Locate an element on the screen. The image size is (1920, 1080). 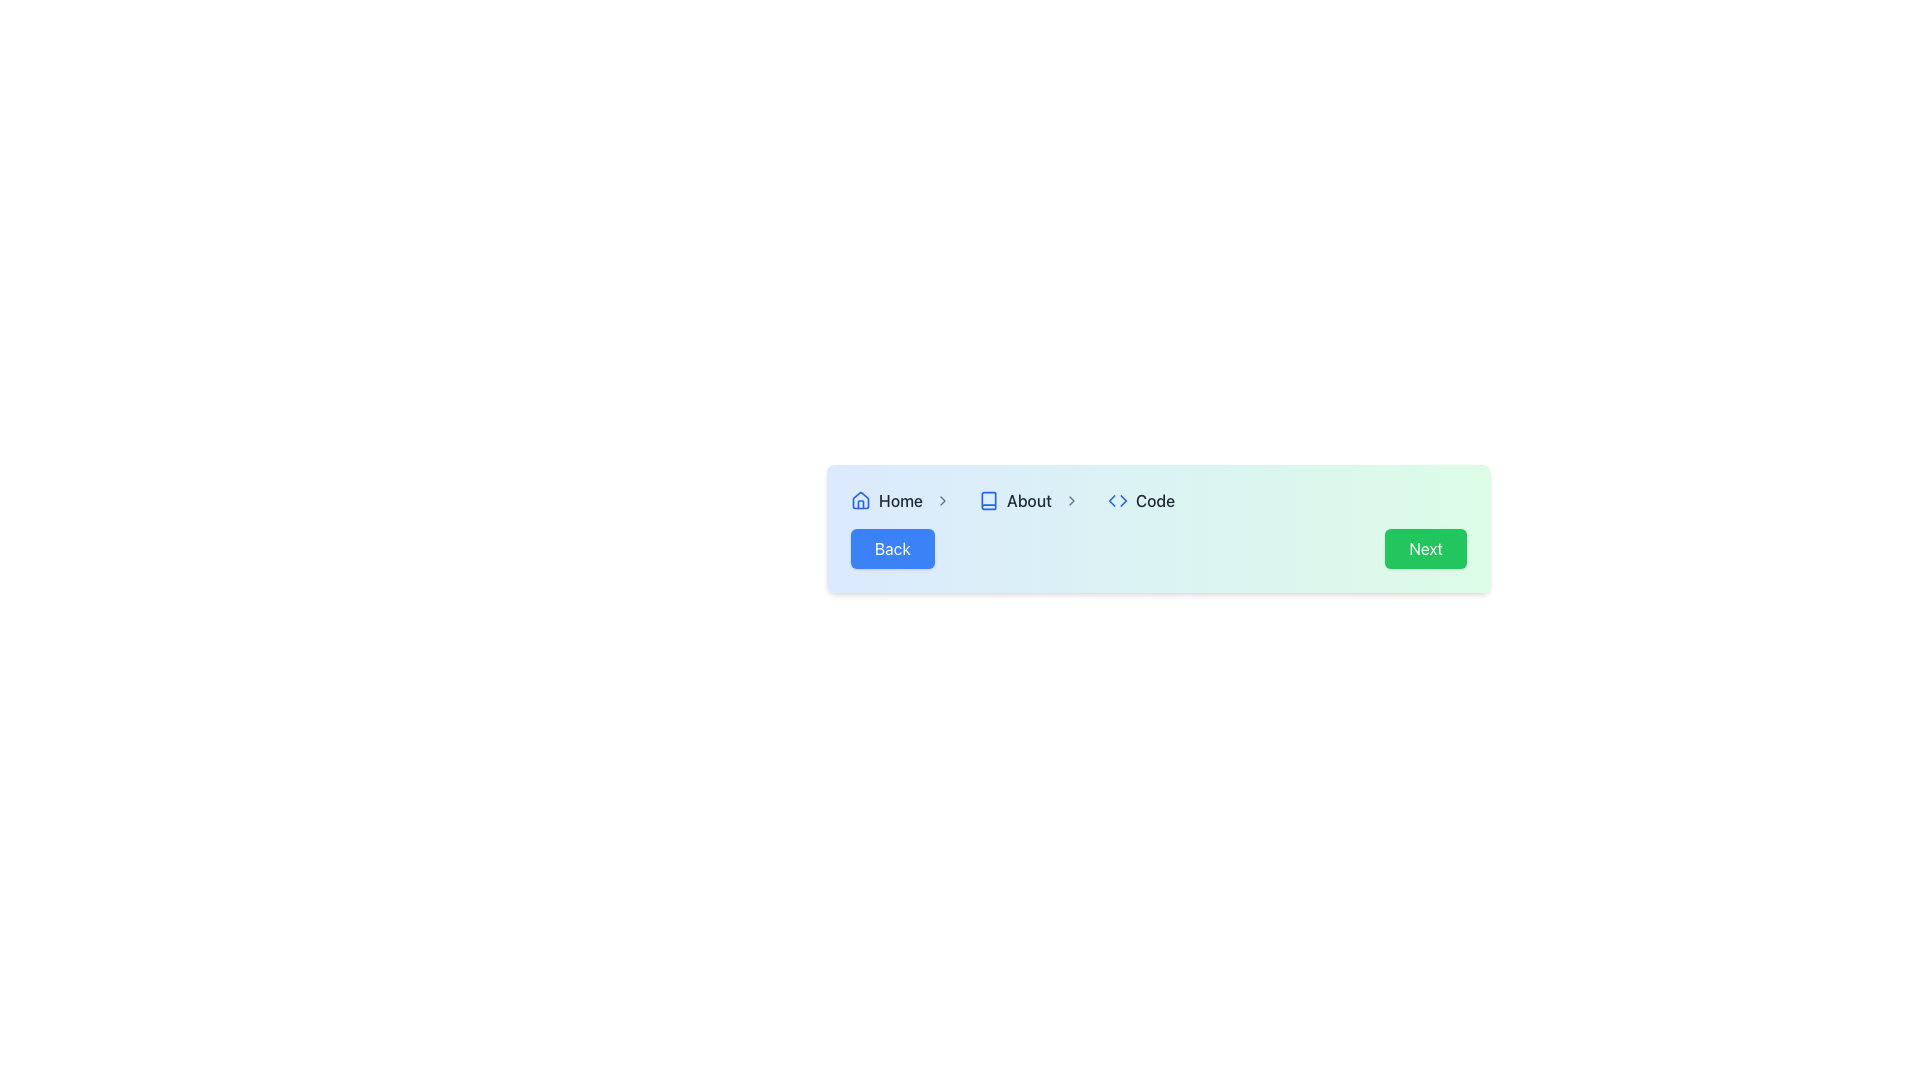
the 'About' hyperlink in the breadcrumb navigation bar is located at coordinates (1029, 500).